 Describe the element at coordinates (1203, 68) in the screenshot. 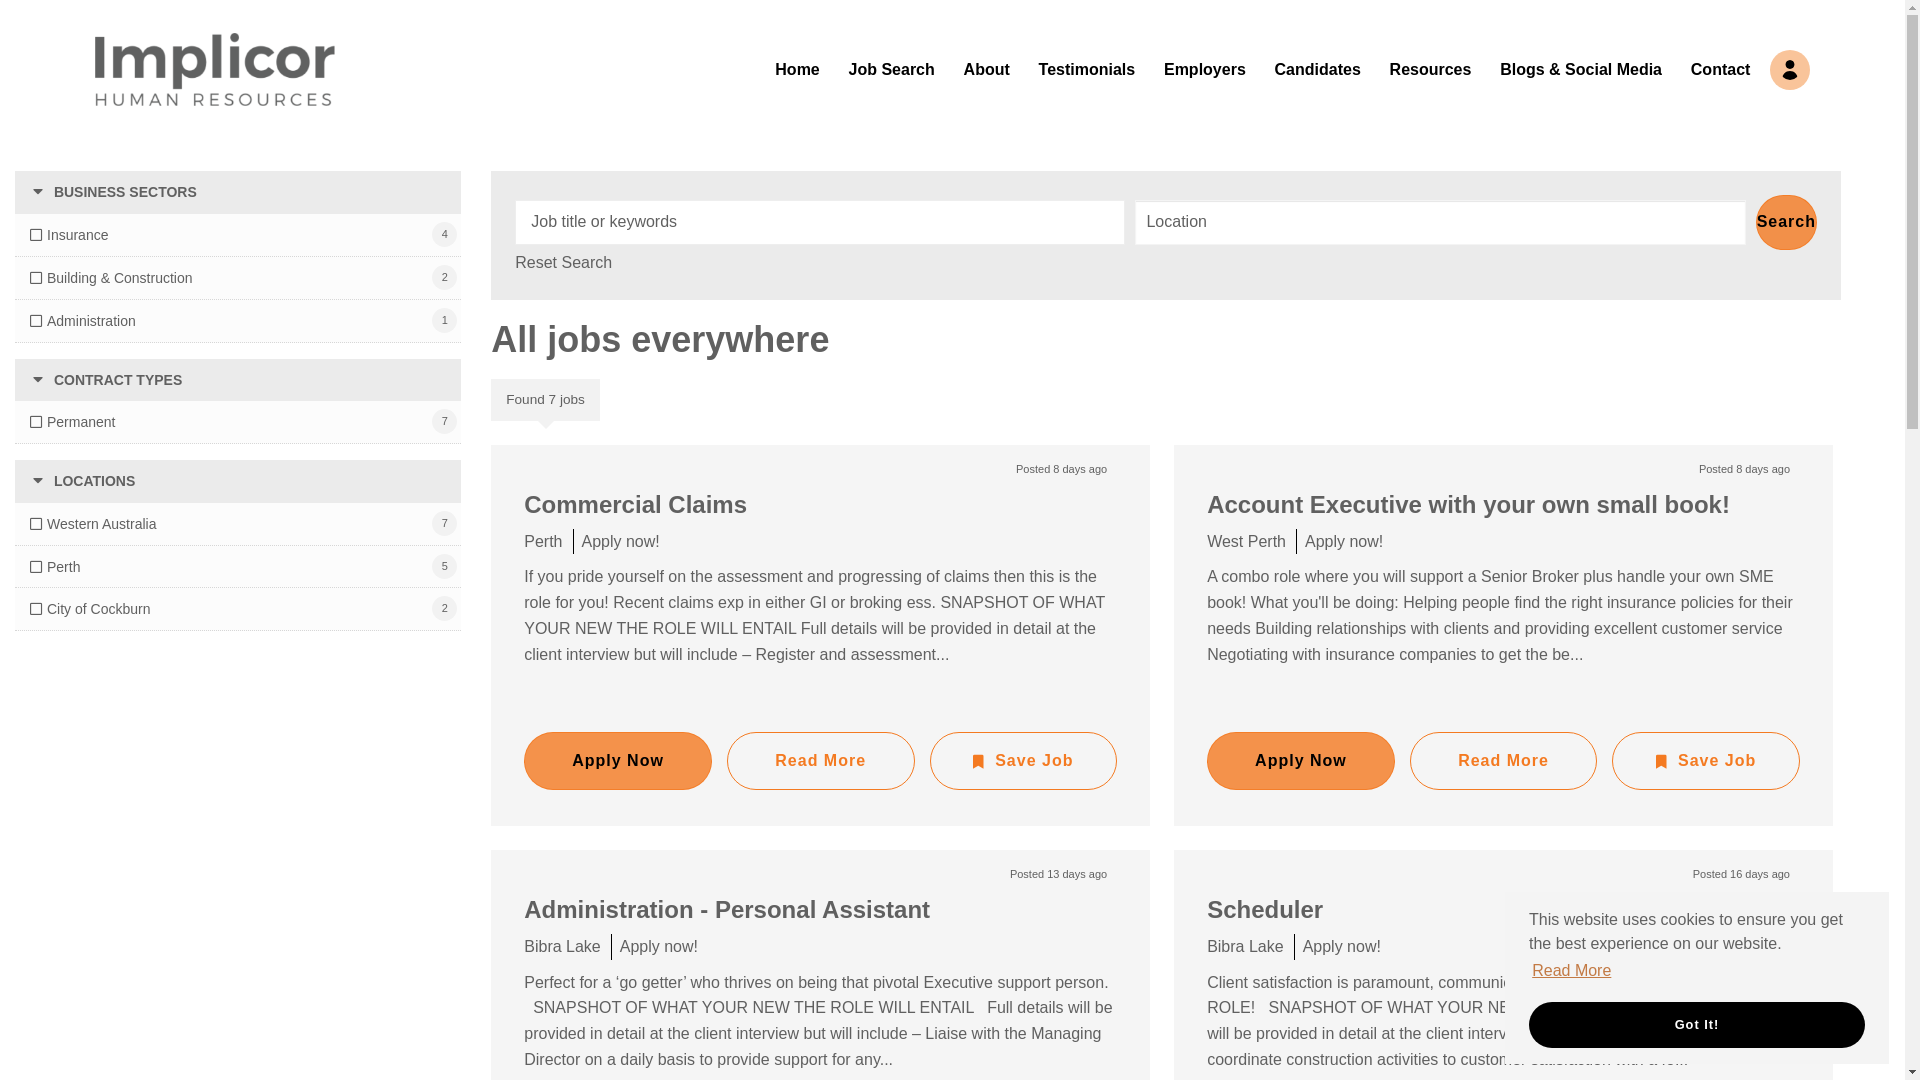

I see `'Employers'` at that location.